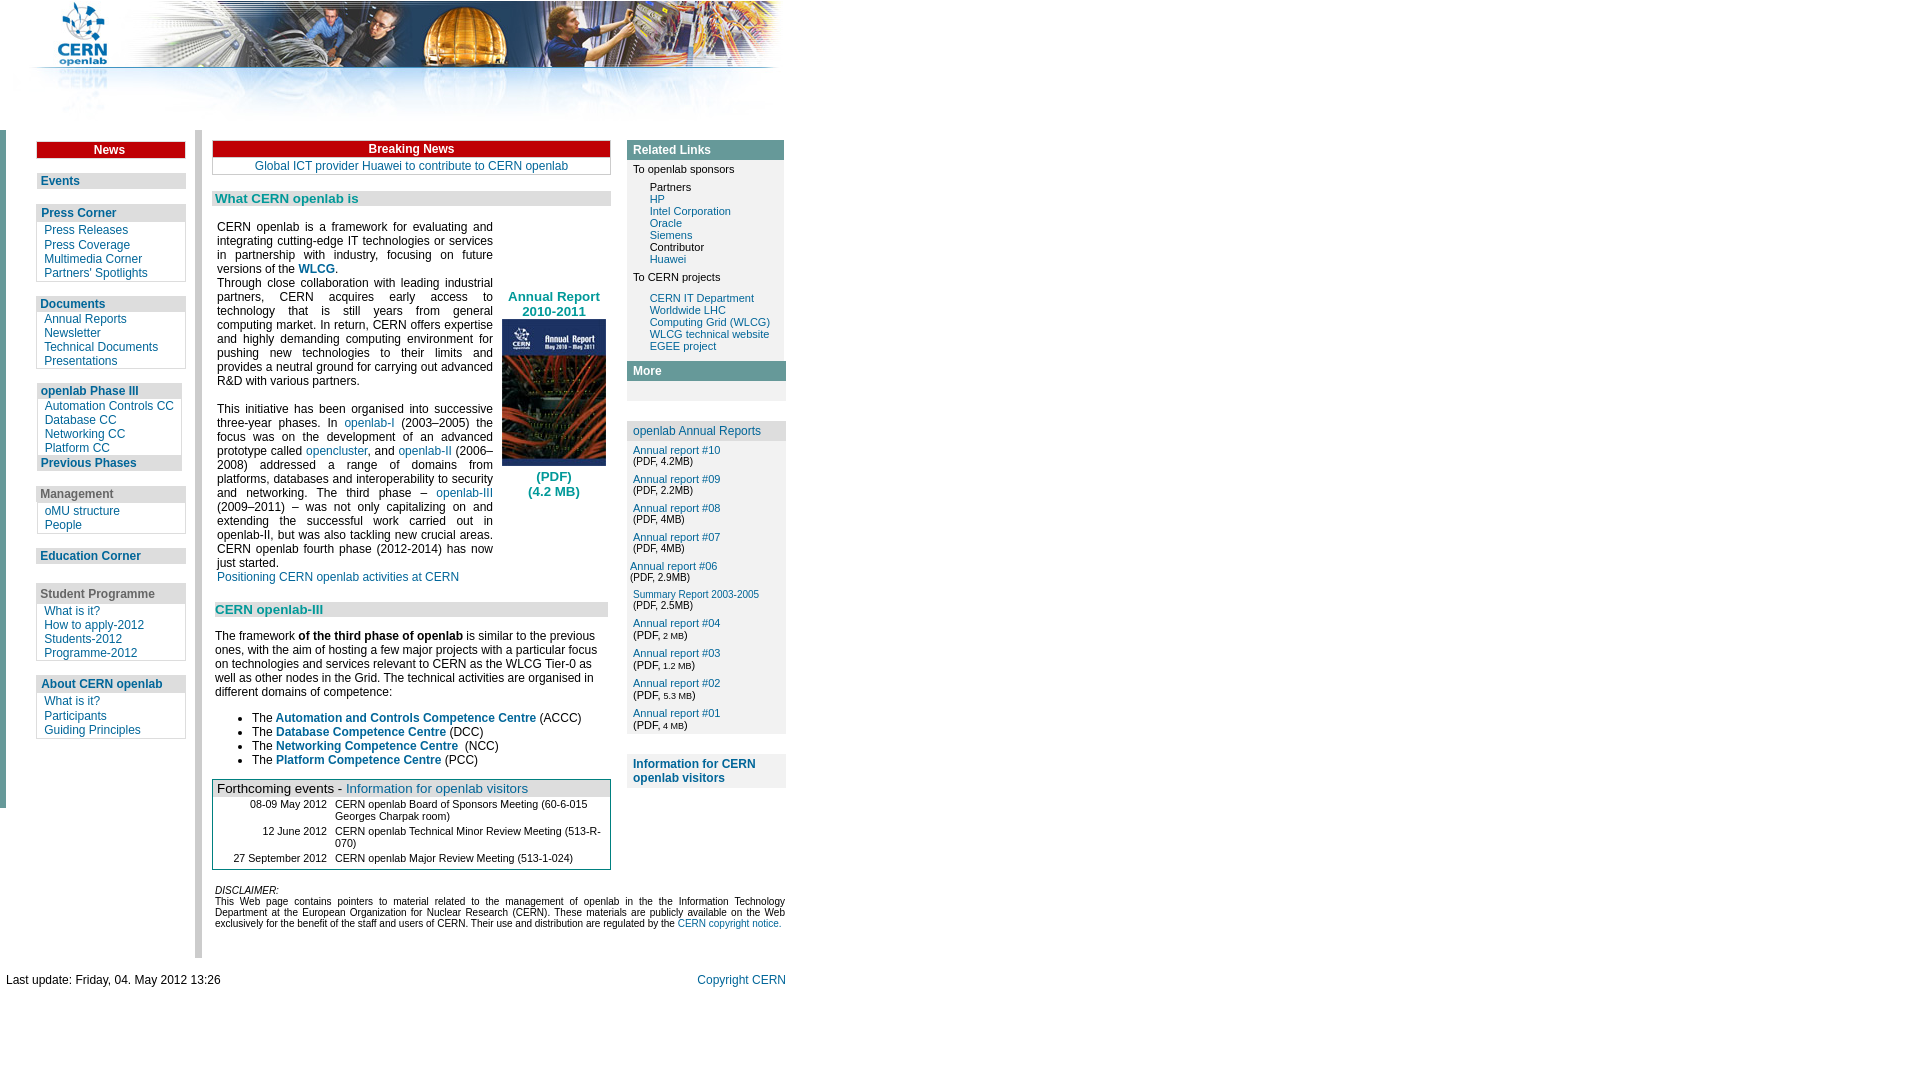 The width and height of the screenshot is (1920, 1080). Describe the element at coordinates (84, 433) in the screenshot. I see `'Networking CC'` at that location.